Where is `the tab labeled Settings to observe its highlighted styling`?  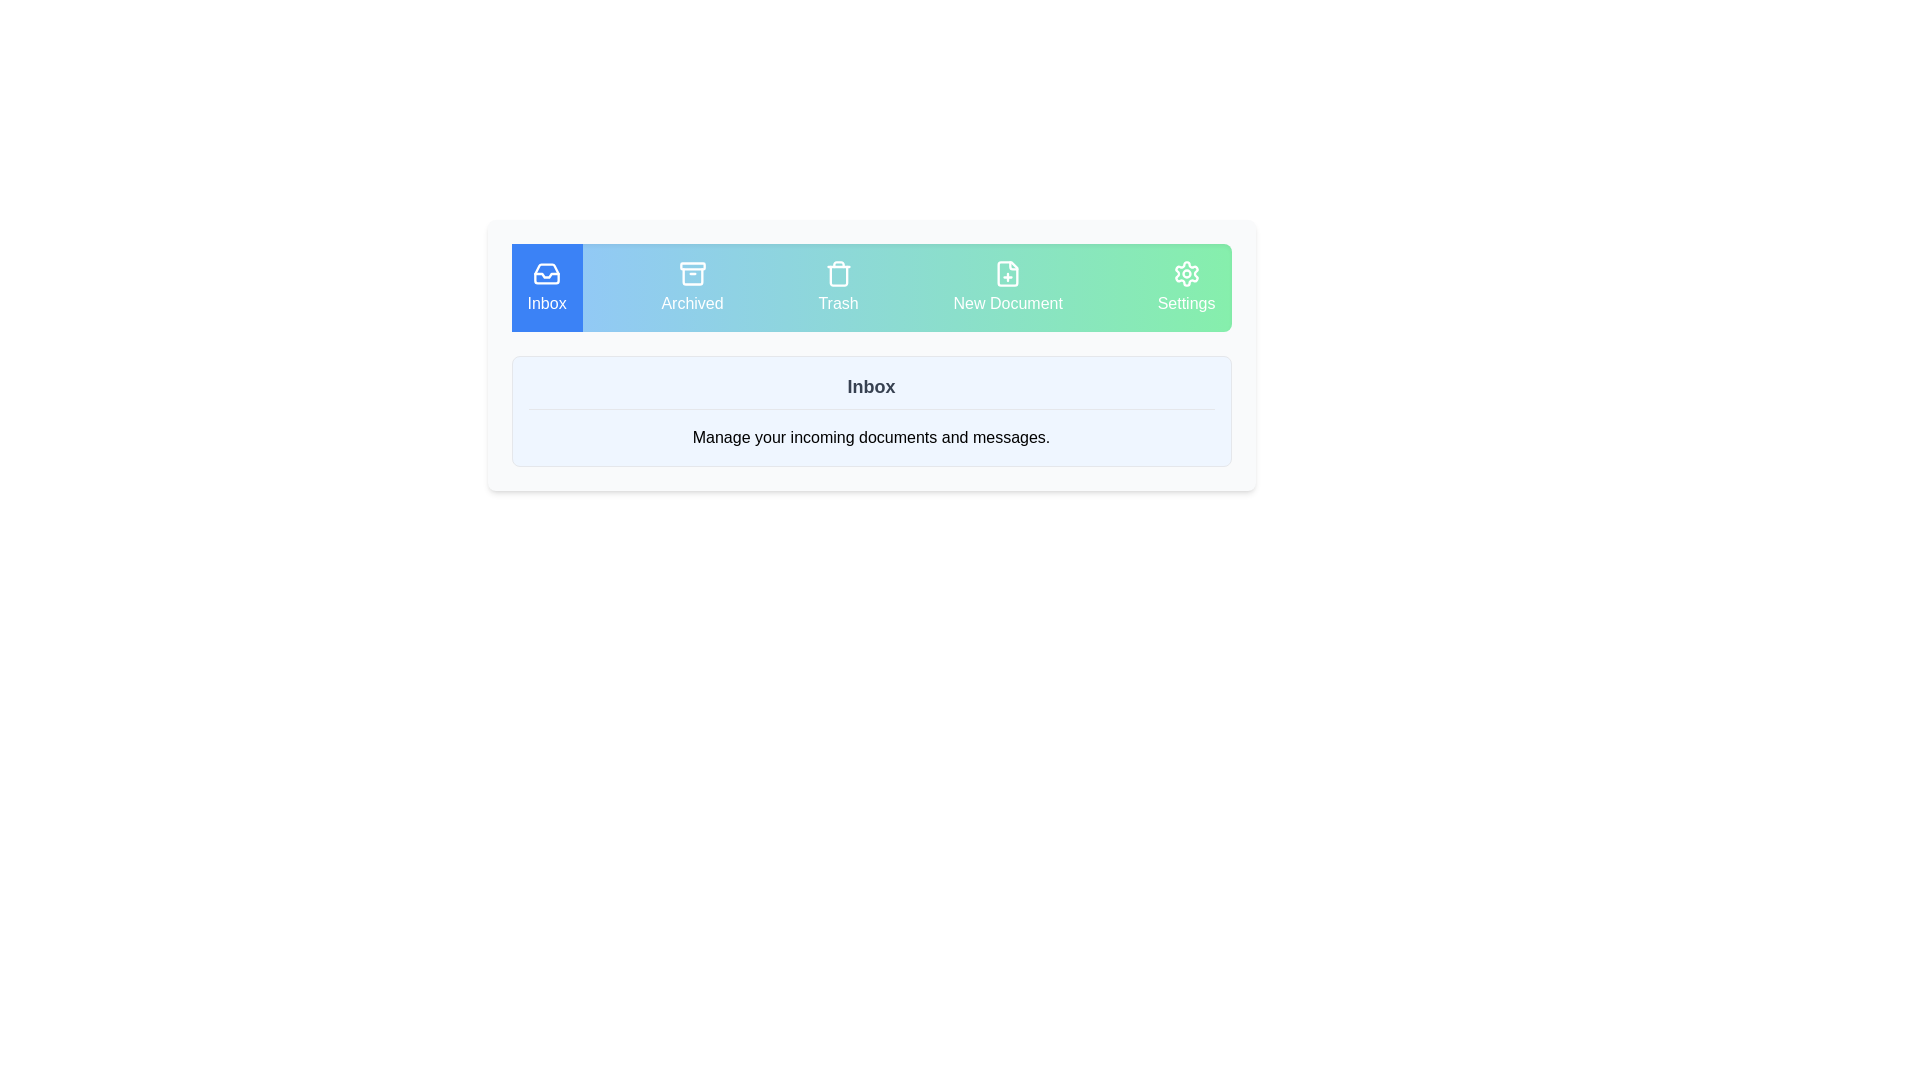 the tab labeled Settings to observe its highlighted styling is located at coordinates (1186, 288).